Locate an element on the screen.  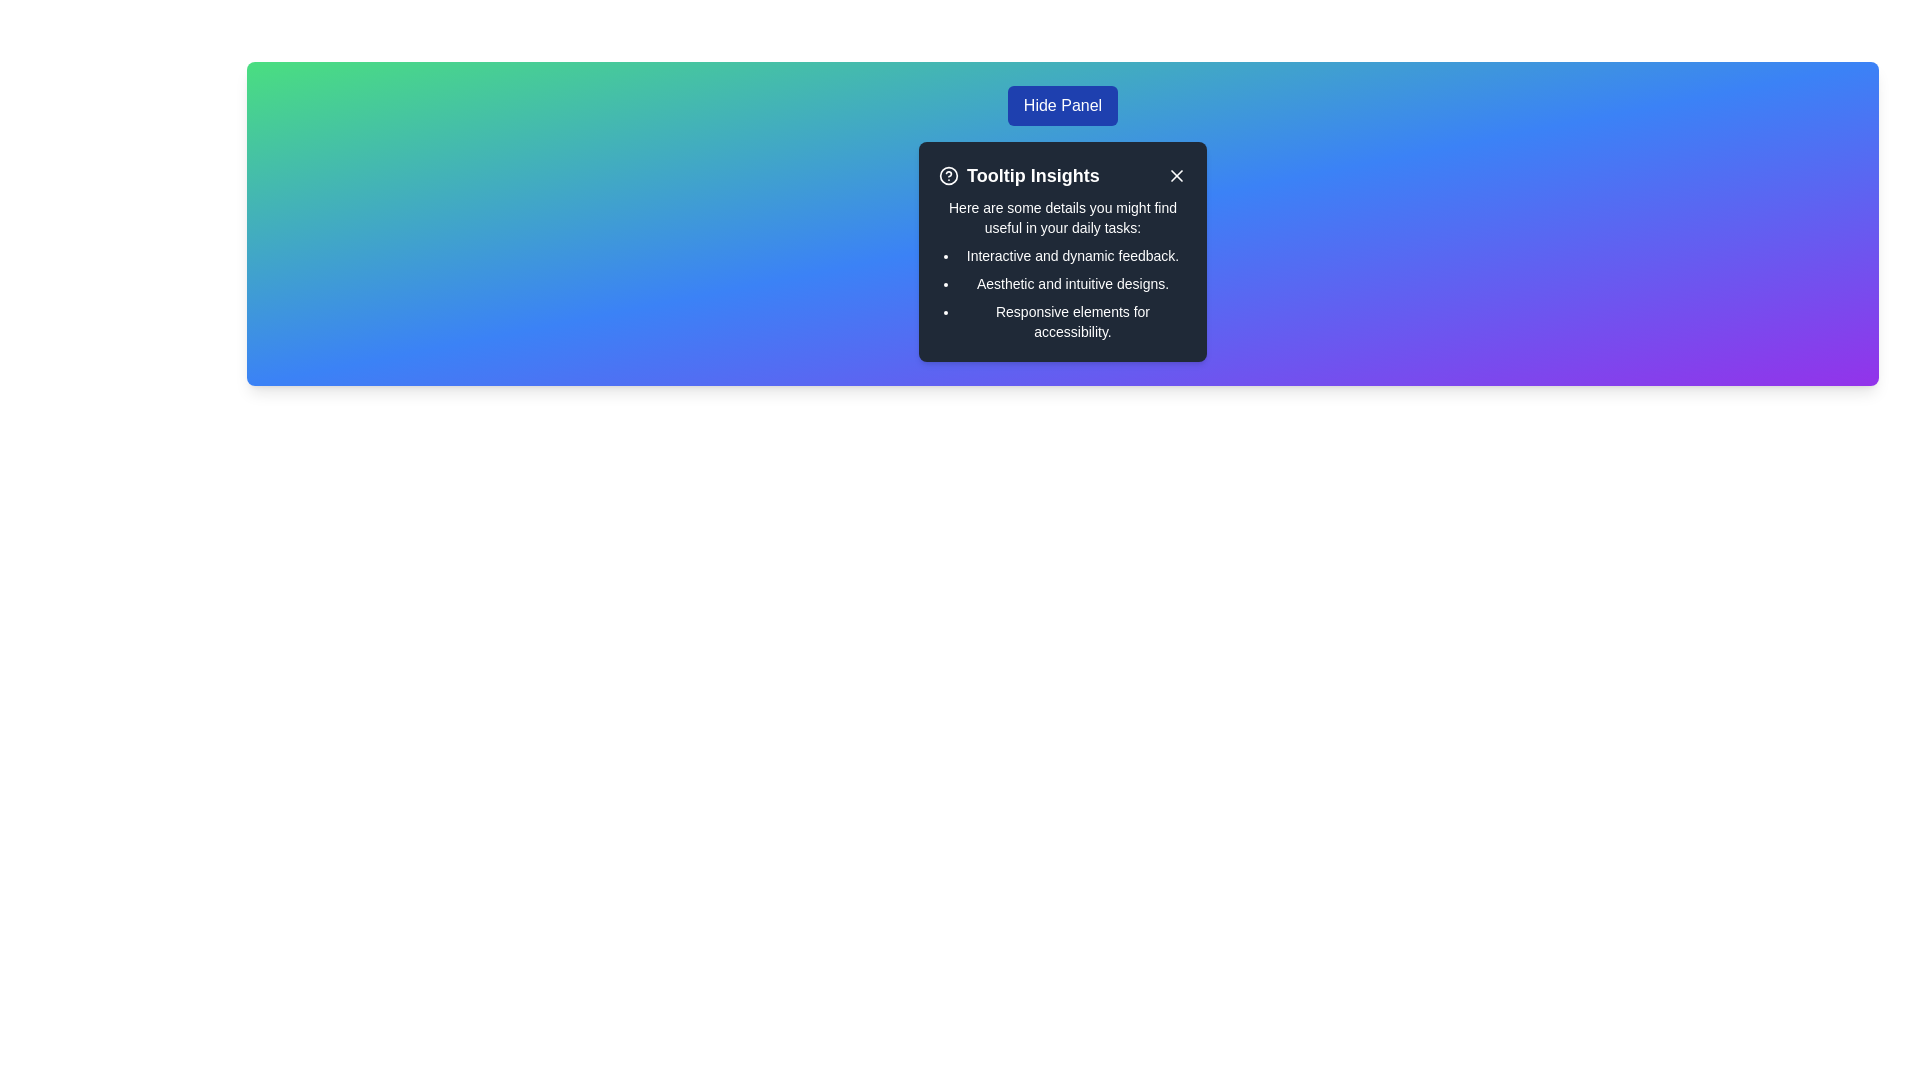
the first item in the bullet-pointed list containing the text 'Interactive and dynamic feedback.' in the tooltip is located at coordinates (1072, 254).